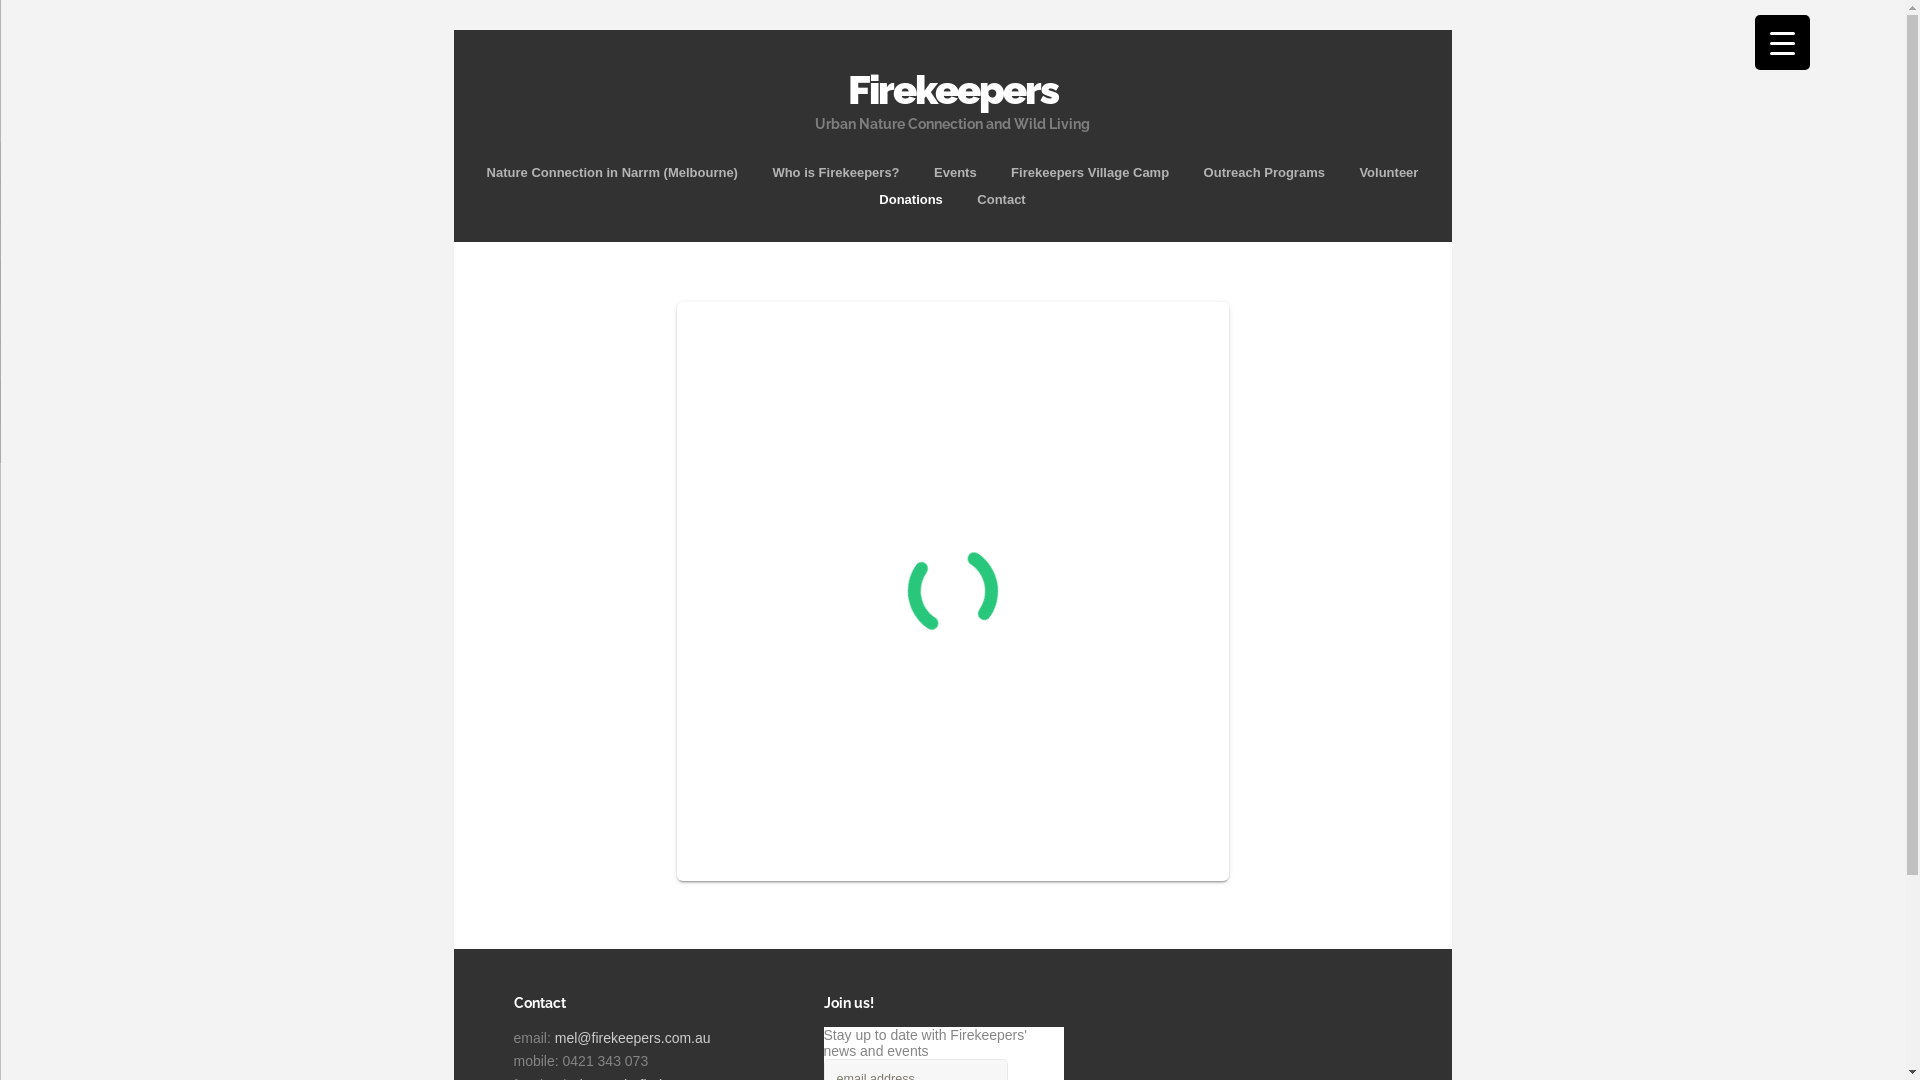 The image size is (1920, 1080). What do you see at coordinates (1088, 171) in the screenshot?
I see `'Firekeepers Village Camp'` at bounding box center [1088, 171].